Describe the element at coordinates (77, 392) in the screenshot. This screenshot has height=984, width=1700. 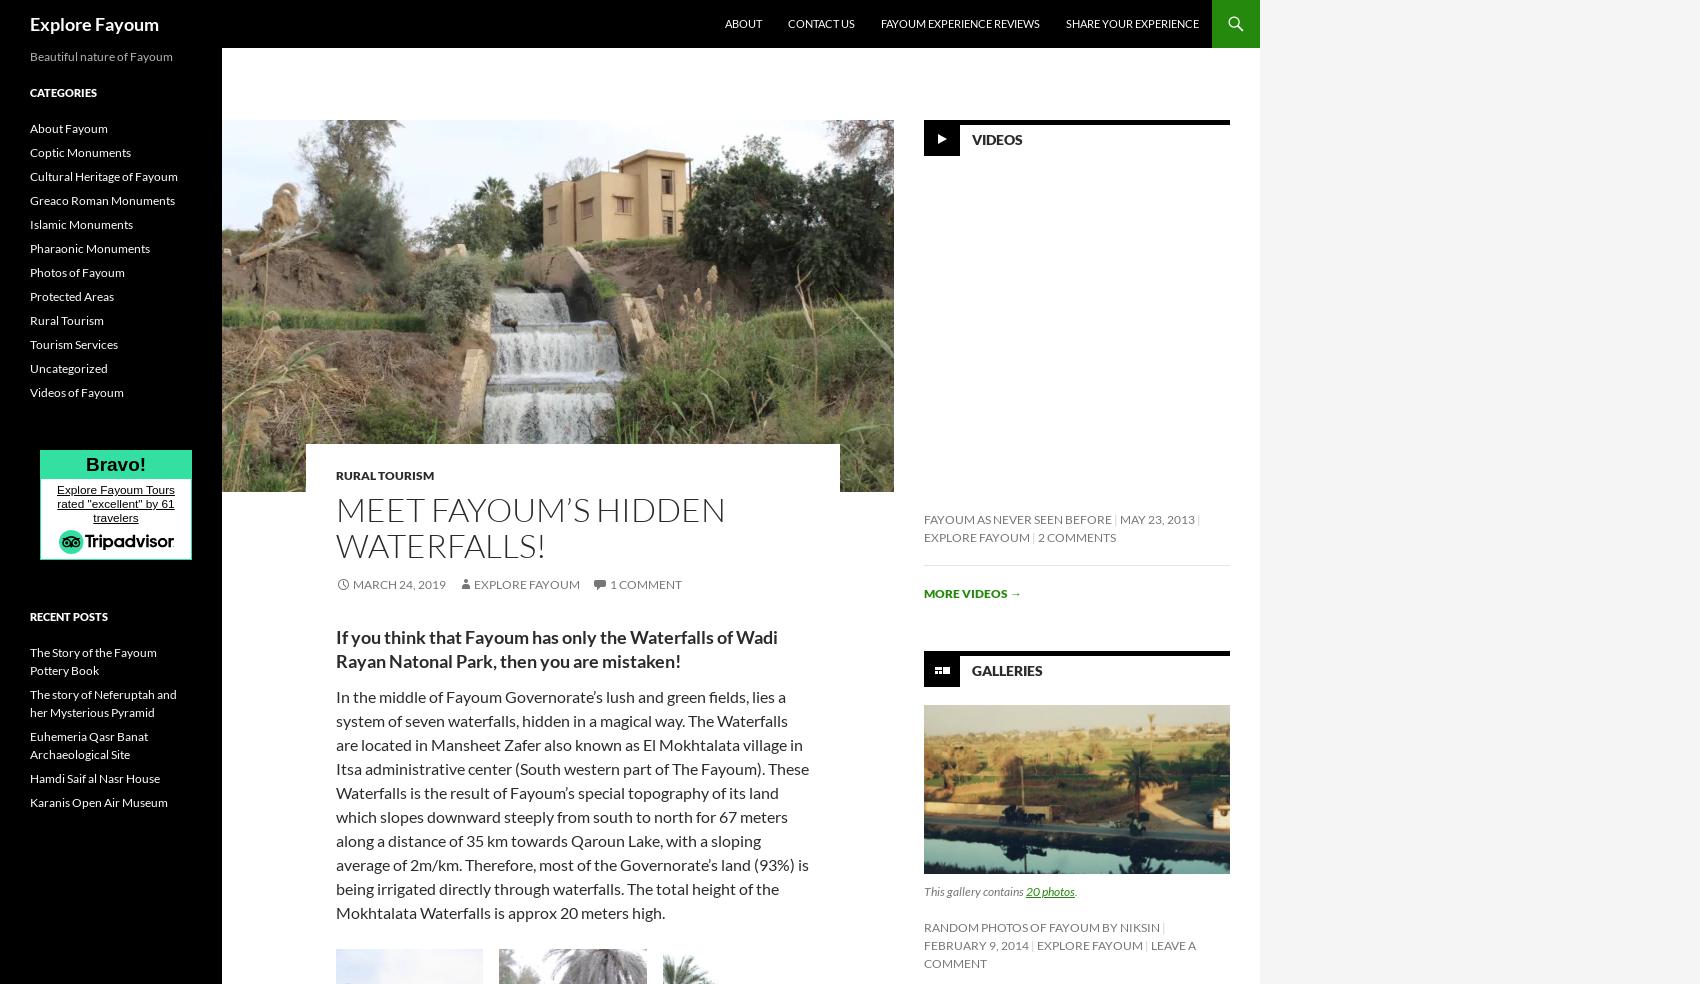
I see `'Videos of Fayoum'` at that location.